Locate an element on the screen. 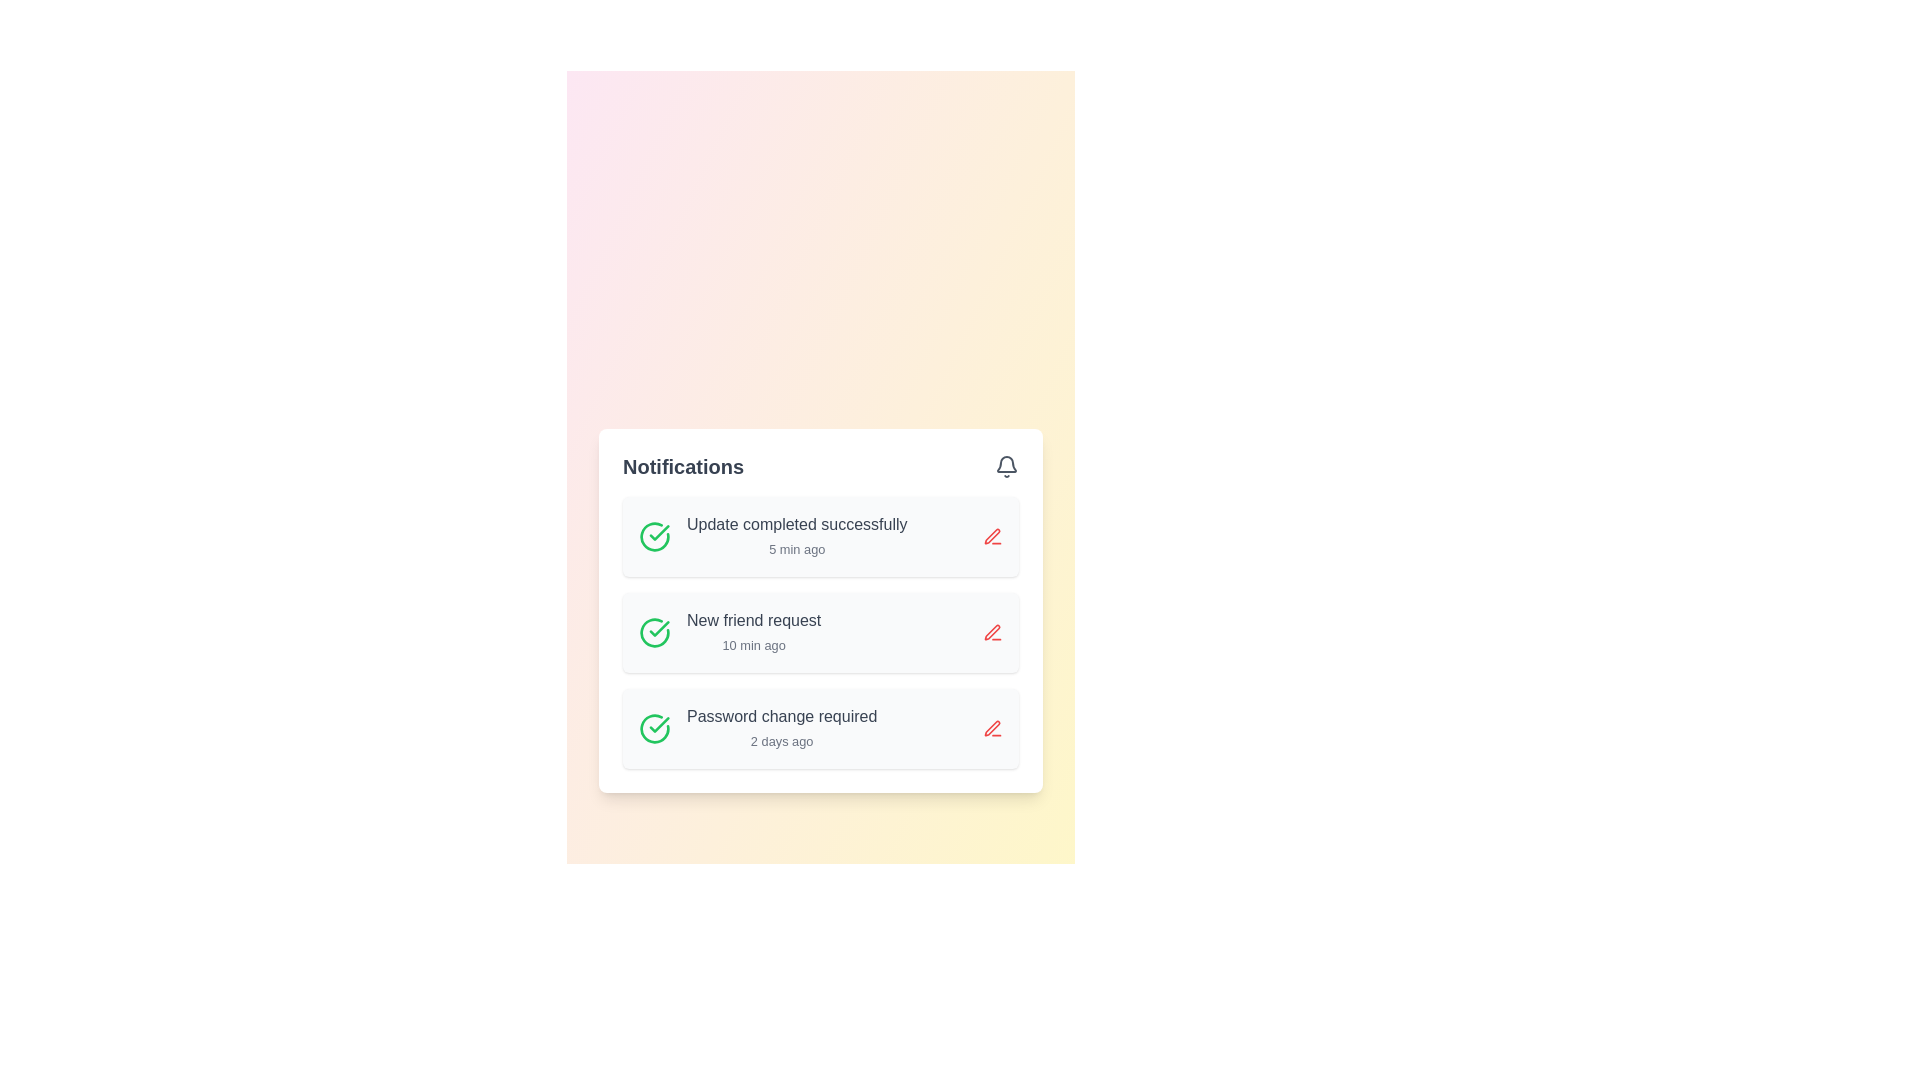 This screenshot has width=1920, height=1080. the edit icon button (pen tool) associated with the 'New friend request' notification is located at coordinates (993, 632).